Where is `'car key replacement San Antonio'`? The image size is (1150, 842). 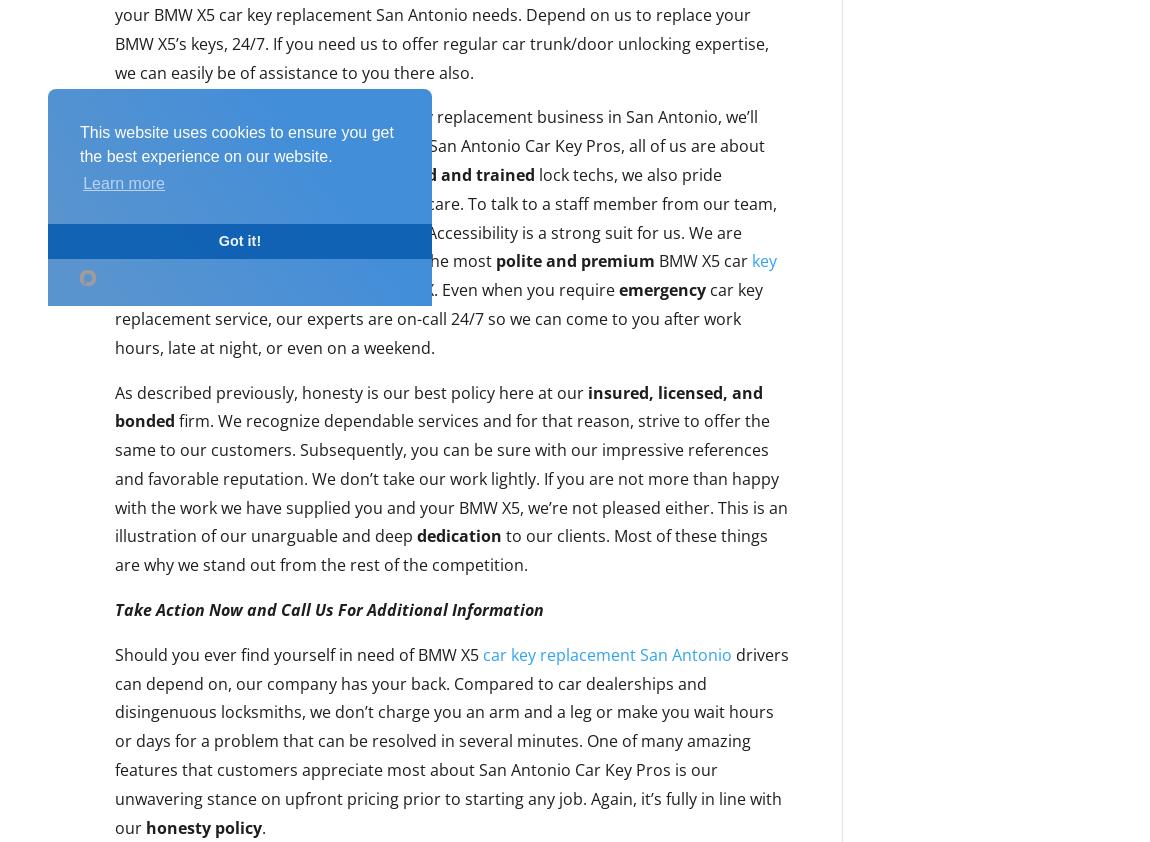 'car key replacement San Antonio' is located at coordinates (606, 653).